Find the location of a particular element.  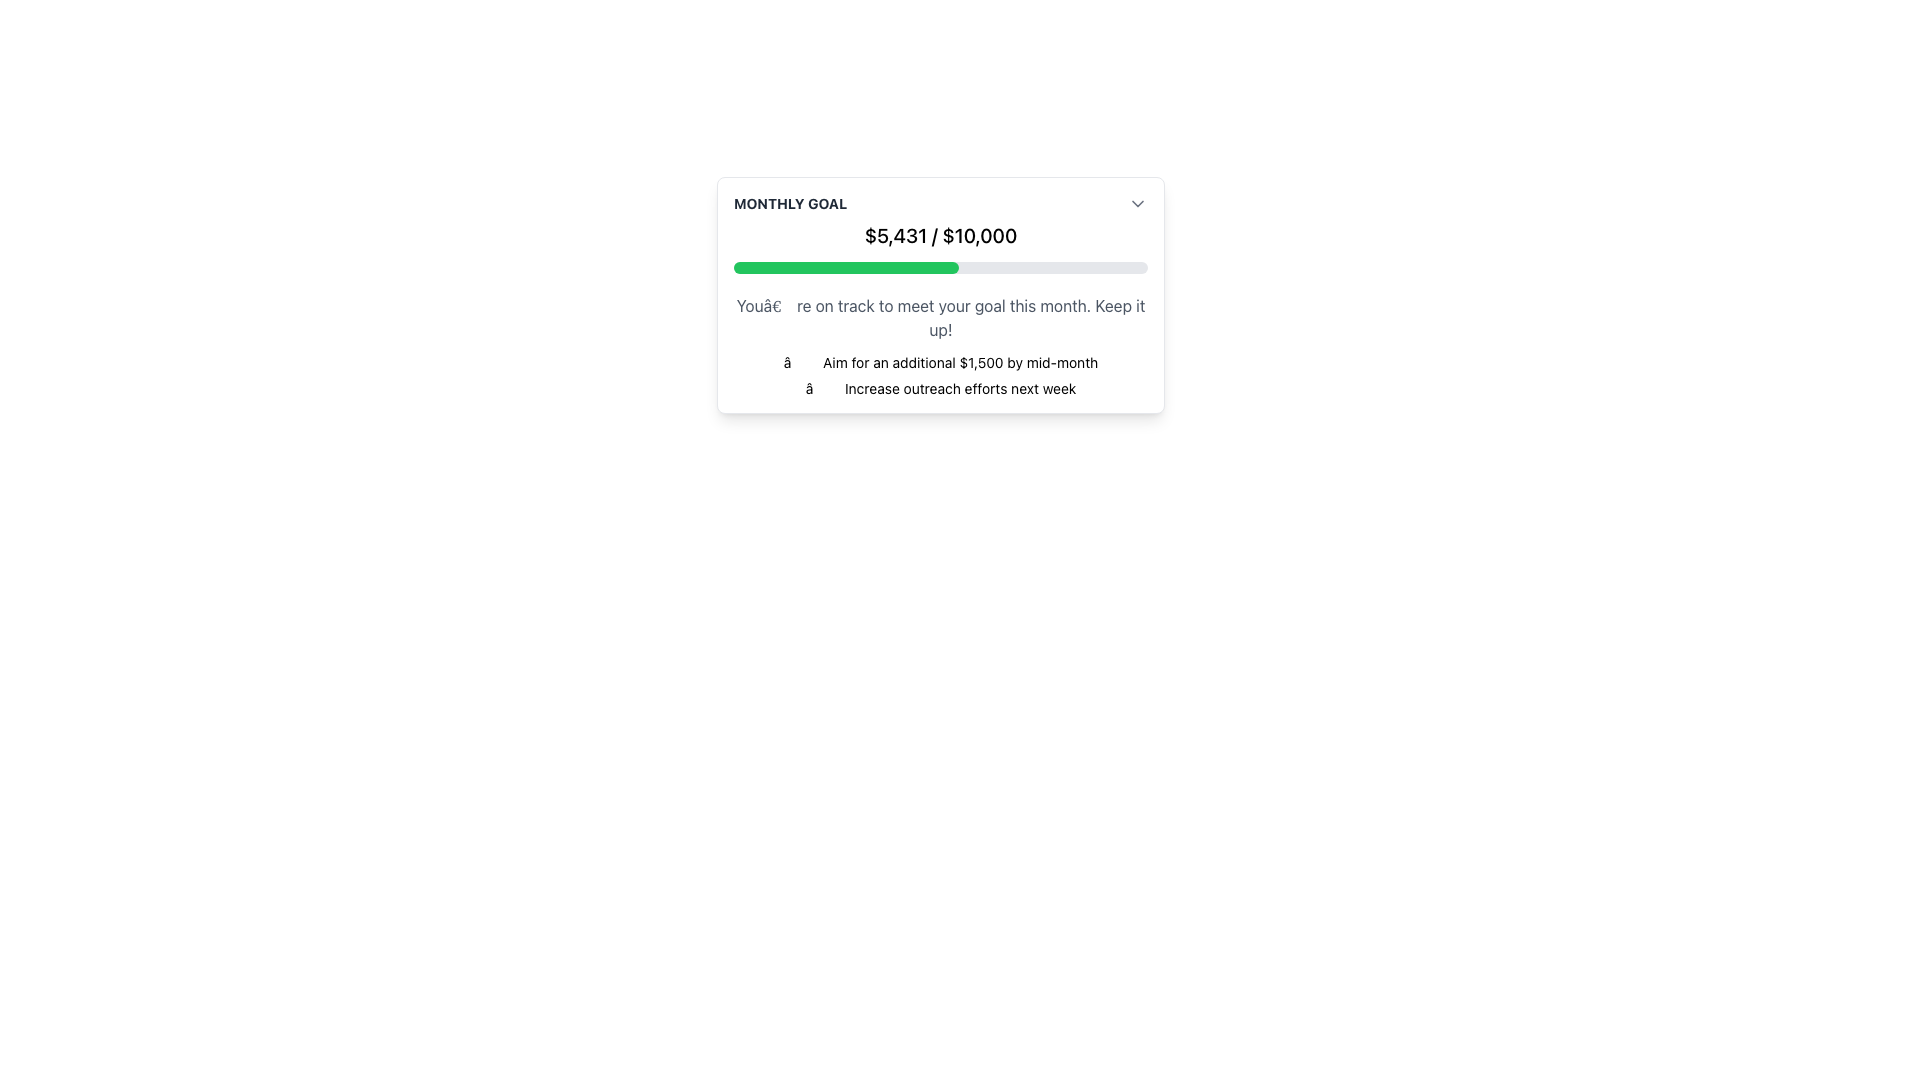

the interactive elements within the 'Monthly Goal' card, which features a white background, rounded corners, and a progress bar is located at coordinates (939, 294).